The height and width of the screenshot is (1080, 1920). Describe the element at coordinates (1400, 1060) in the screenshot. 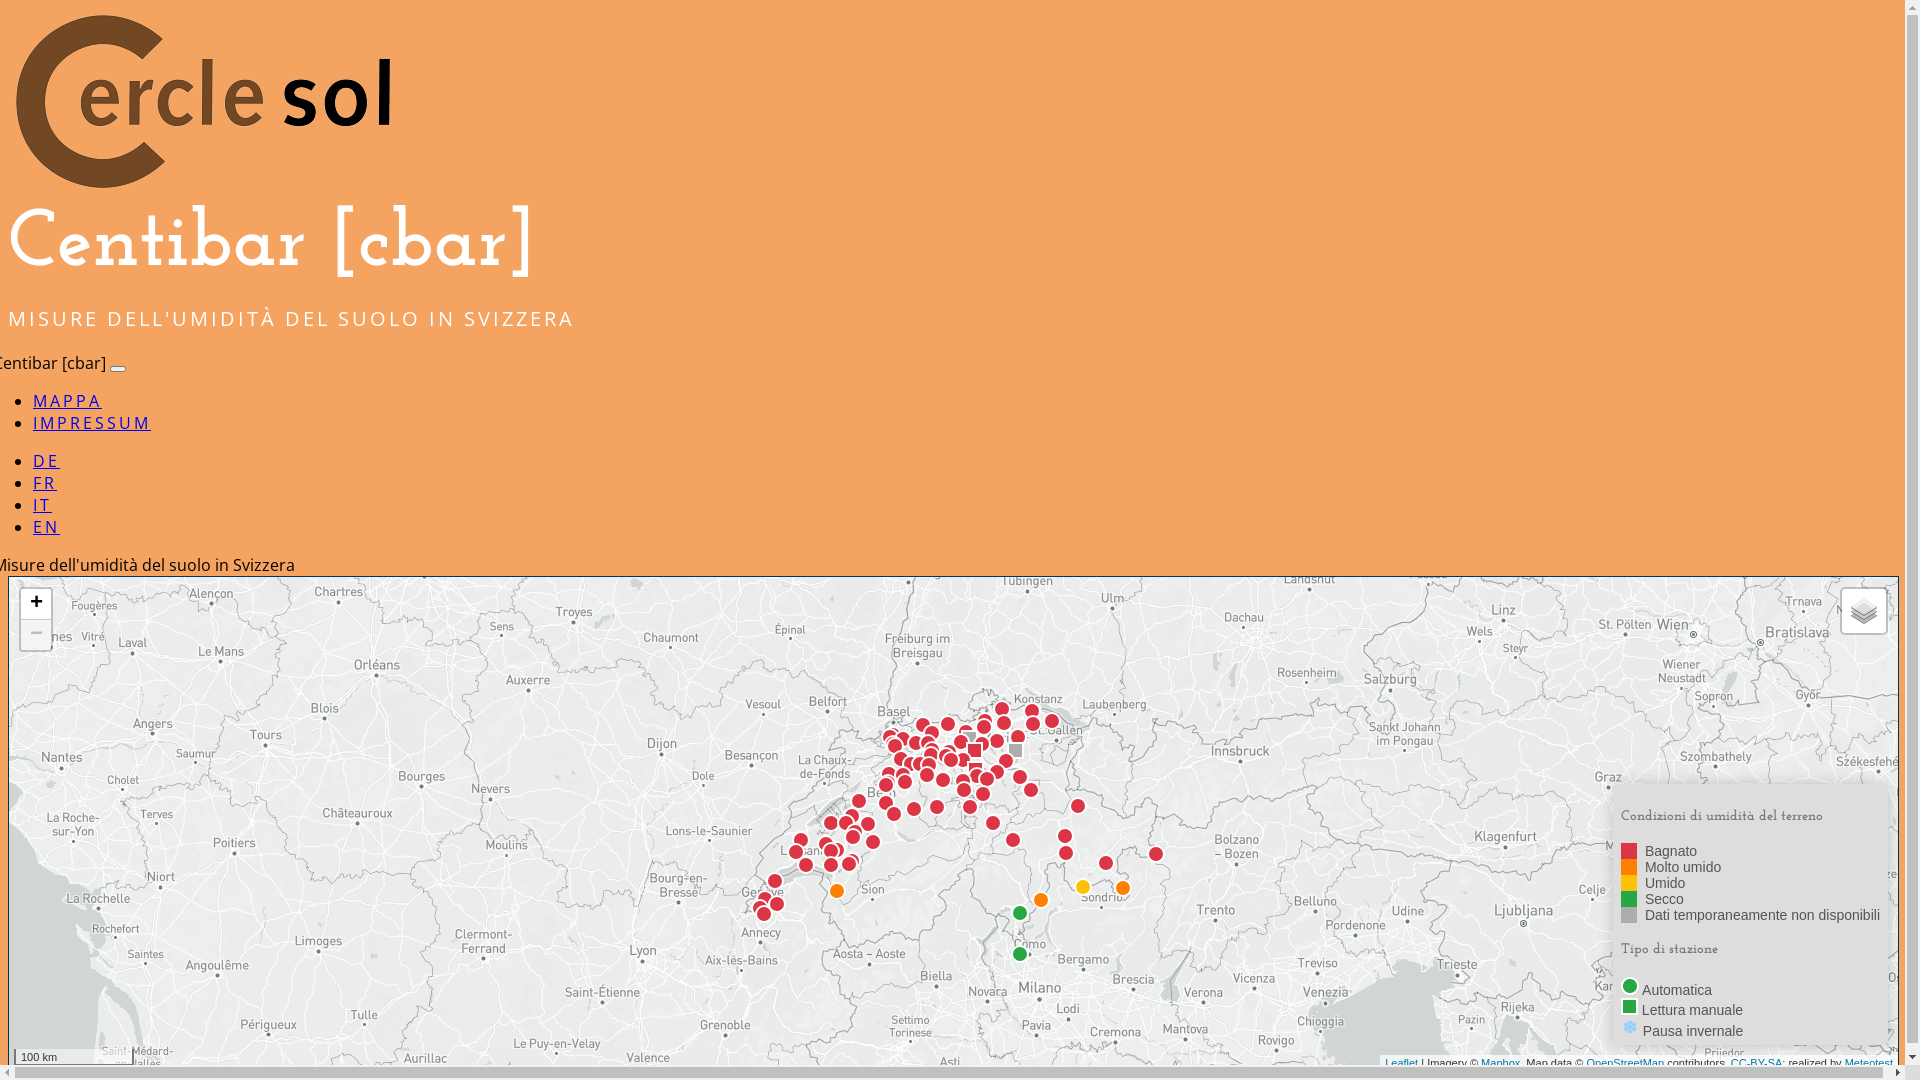

I see `'Leaflet'` at that location.